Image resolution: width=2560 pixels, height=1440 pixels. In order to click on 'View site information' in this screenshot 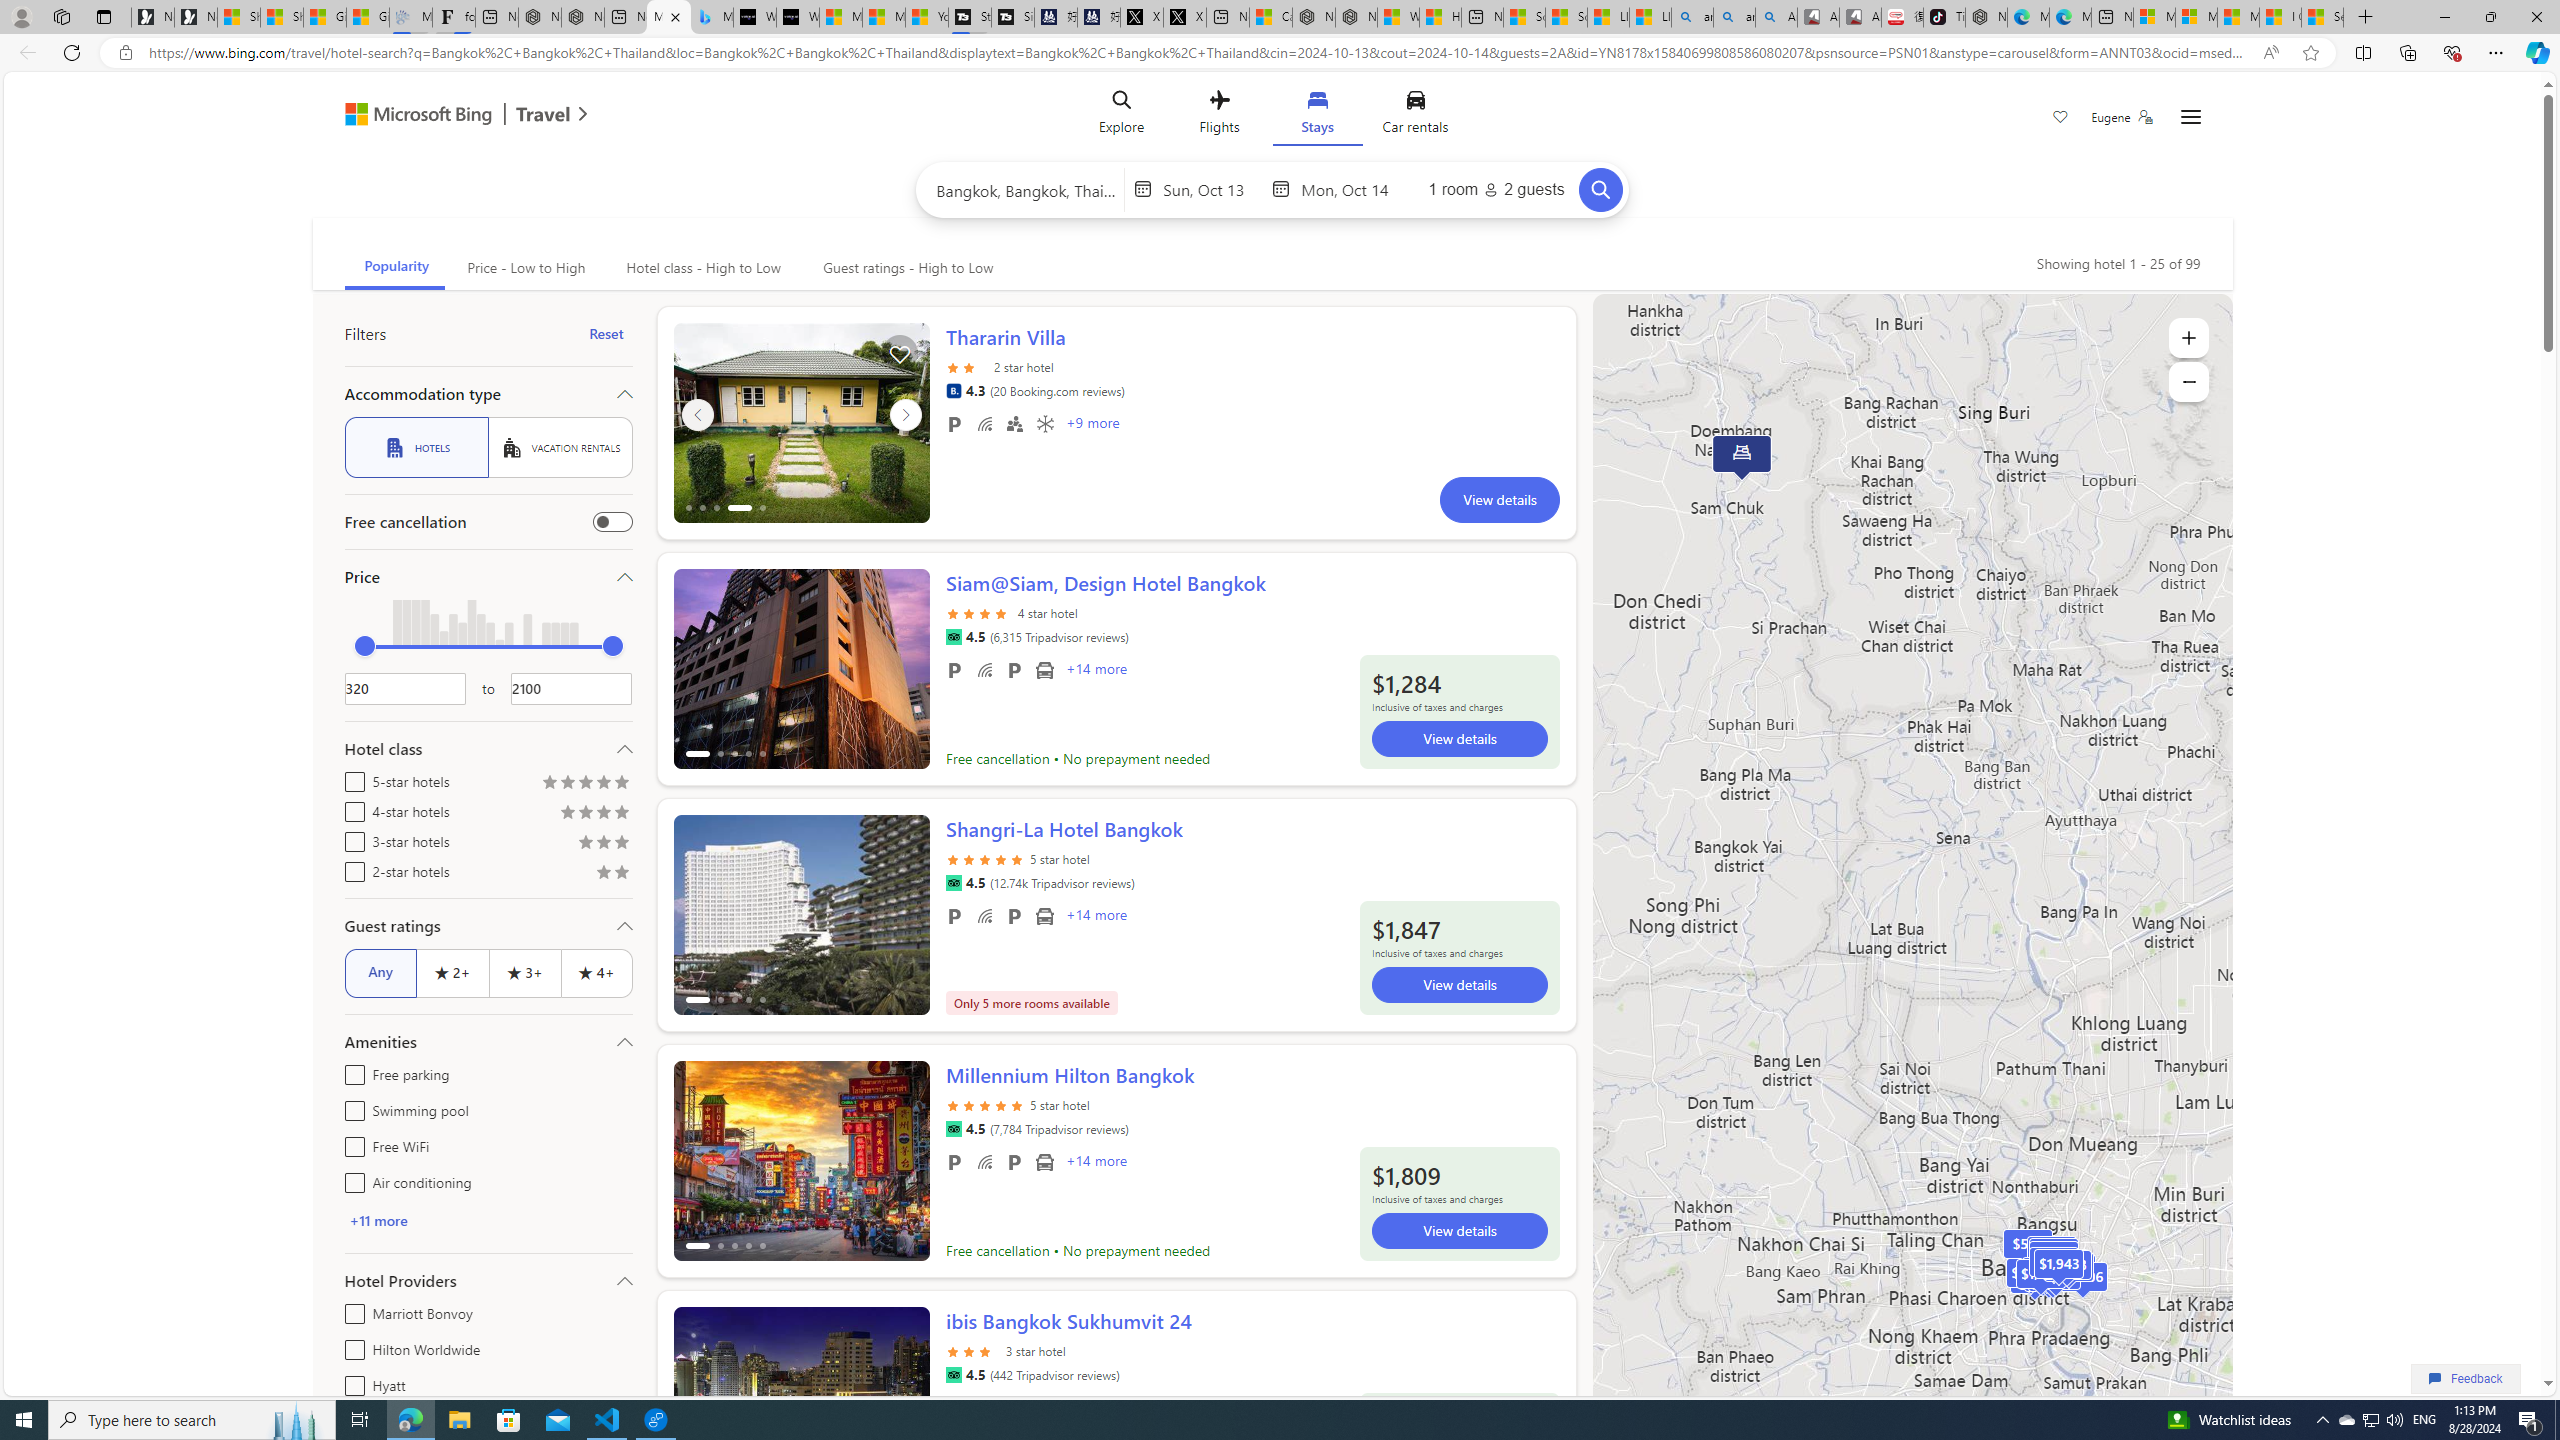, I will do `click(125, 53)`.